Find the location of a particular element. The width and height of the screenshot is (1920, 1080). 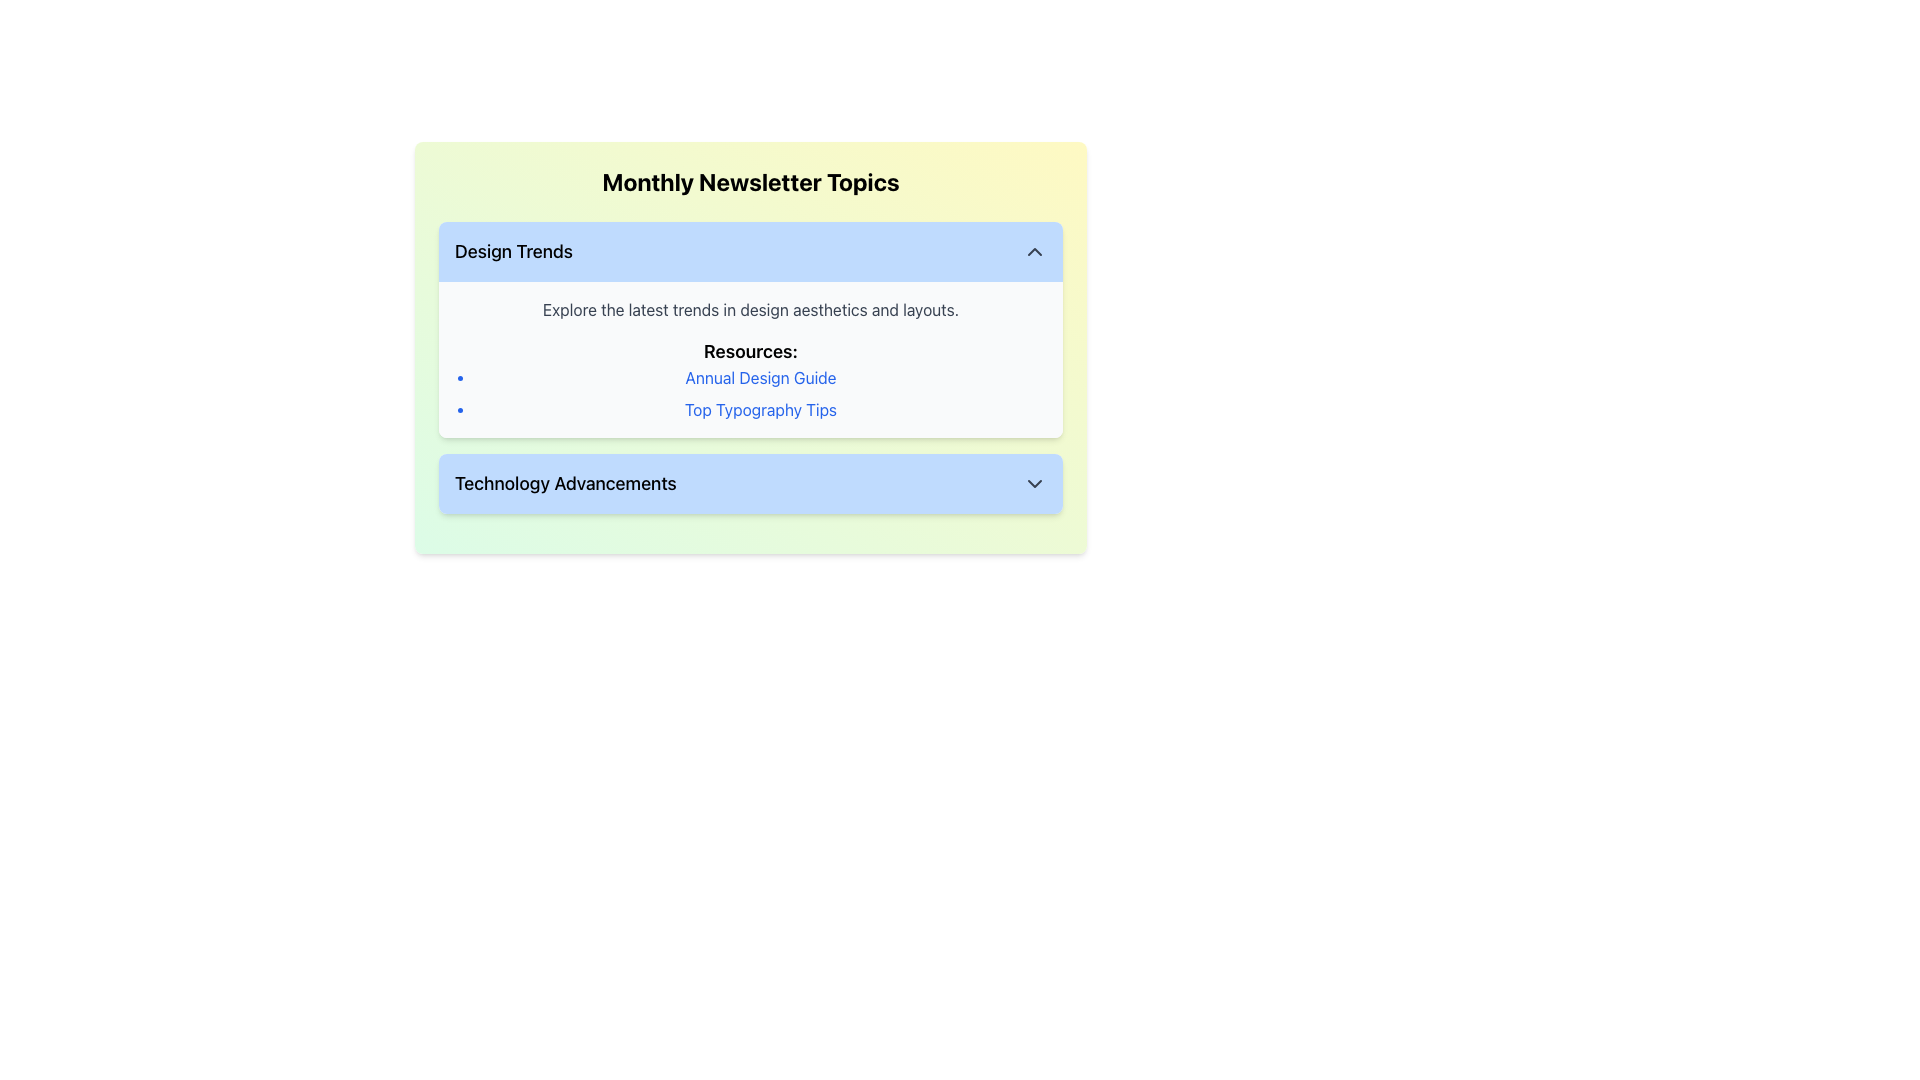

text label that introduces the resources listed below it, located in the 'Design Trends' section, positioned centrally above a bulleted list is located at coordinates (749, 350).